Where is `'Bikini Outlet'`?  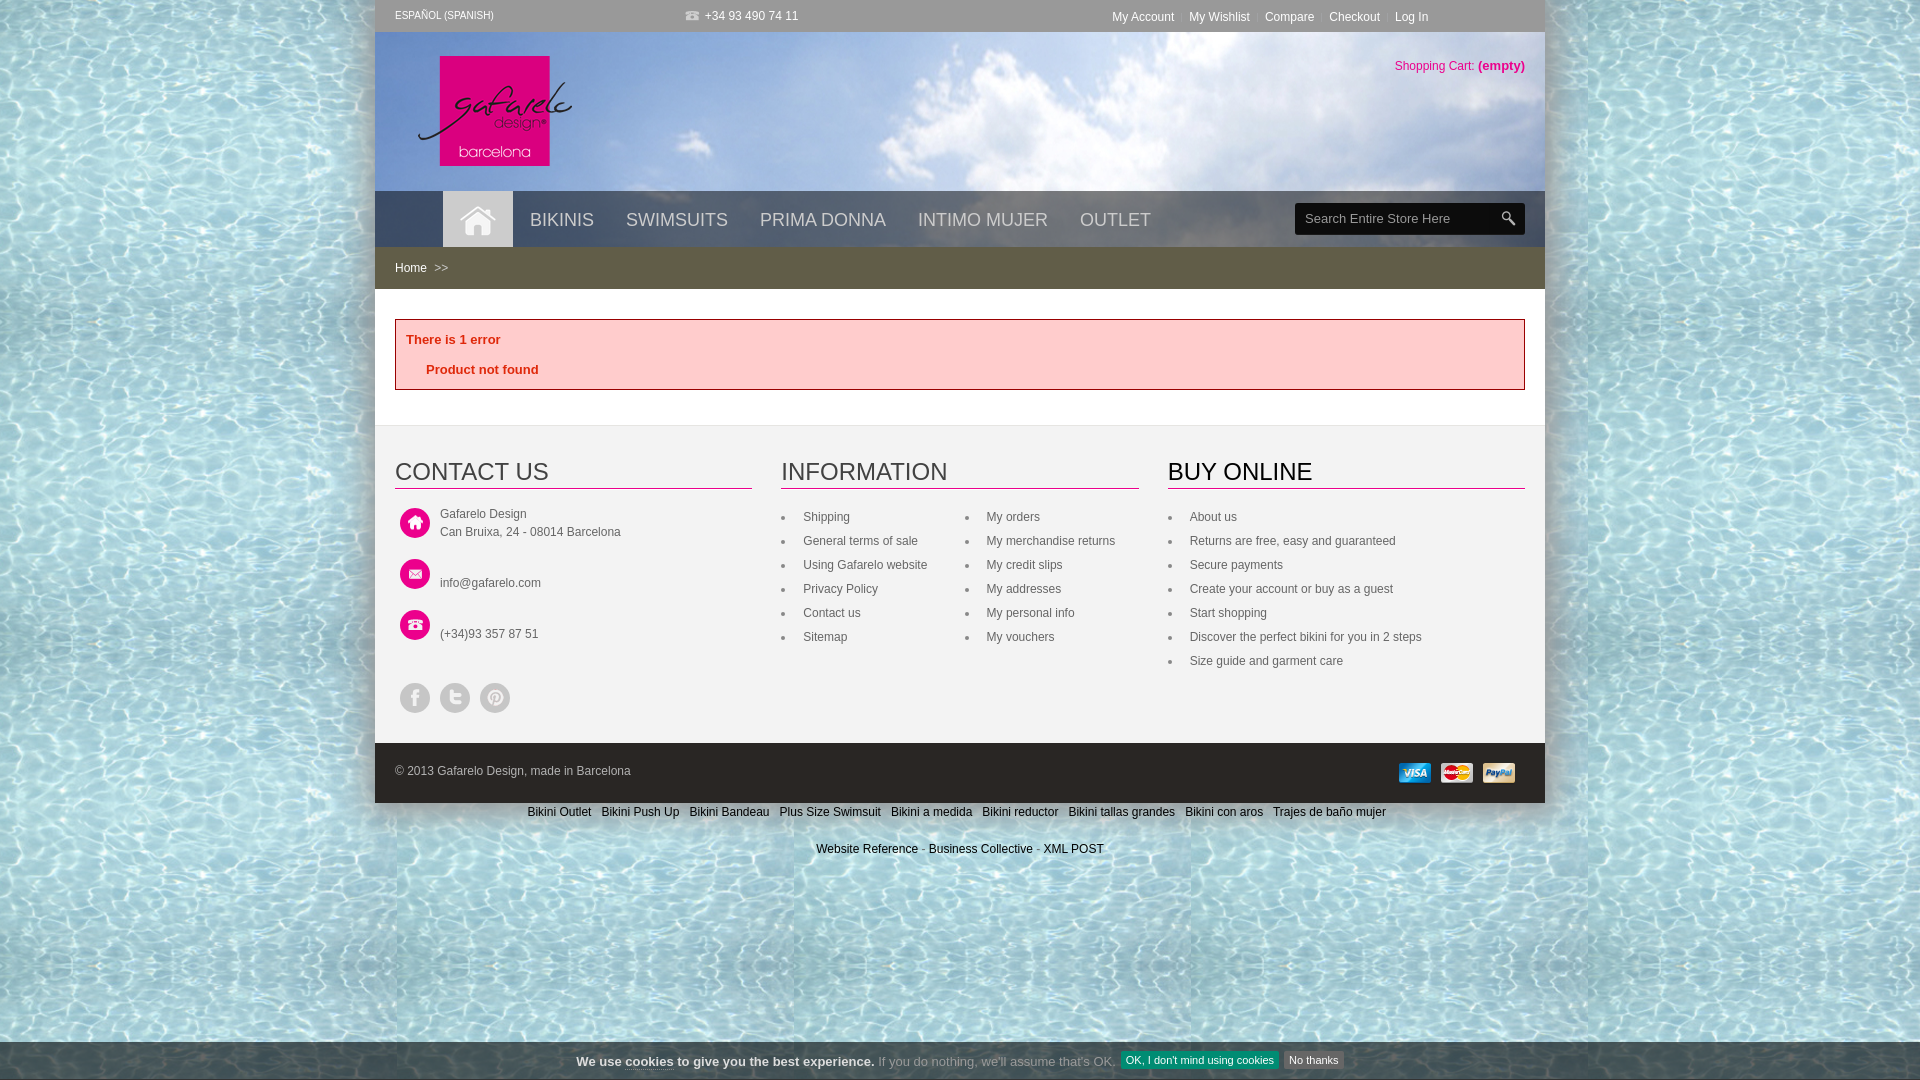 'Bikini Outlet' is located at coordinates (558, 812).